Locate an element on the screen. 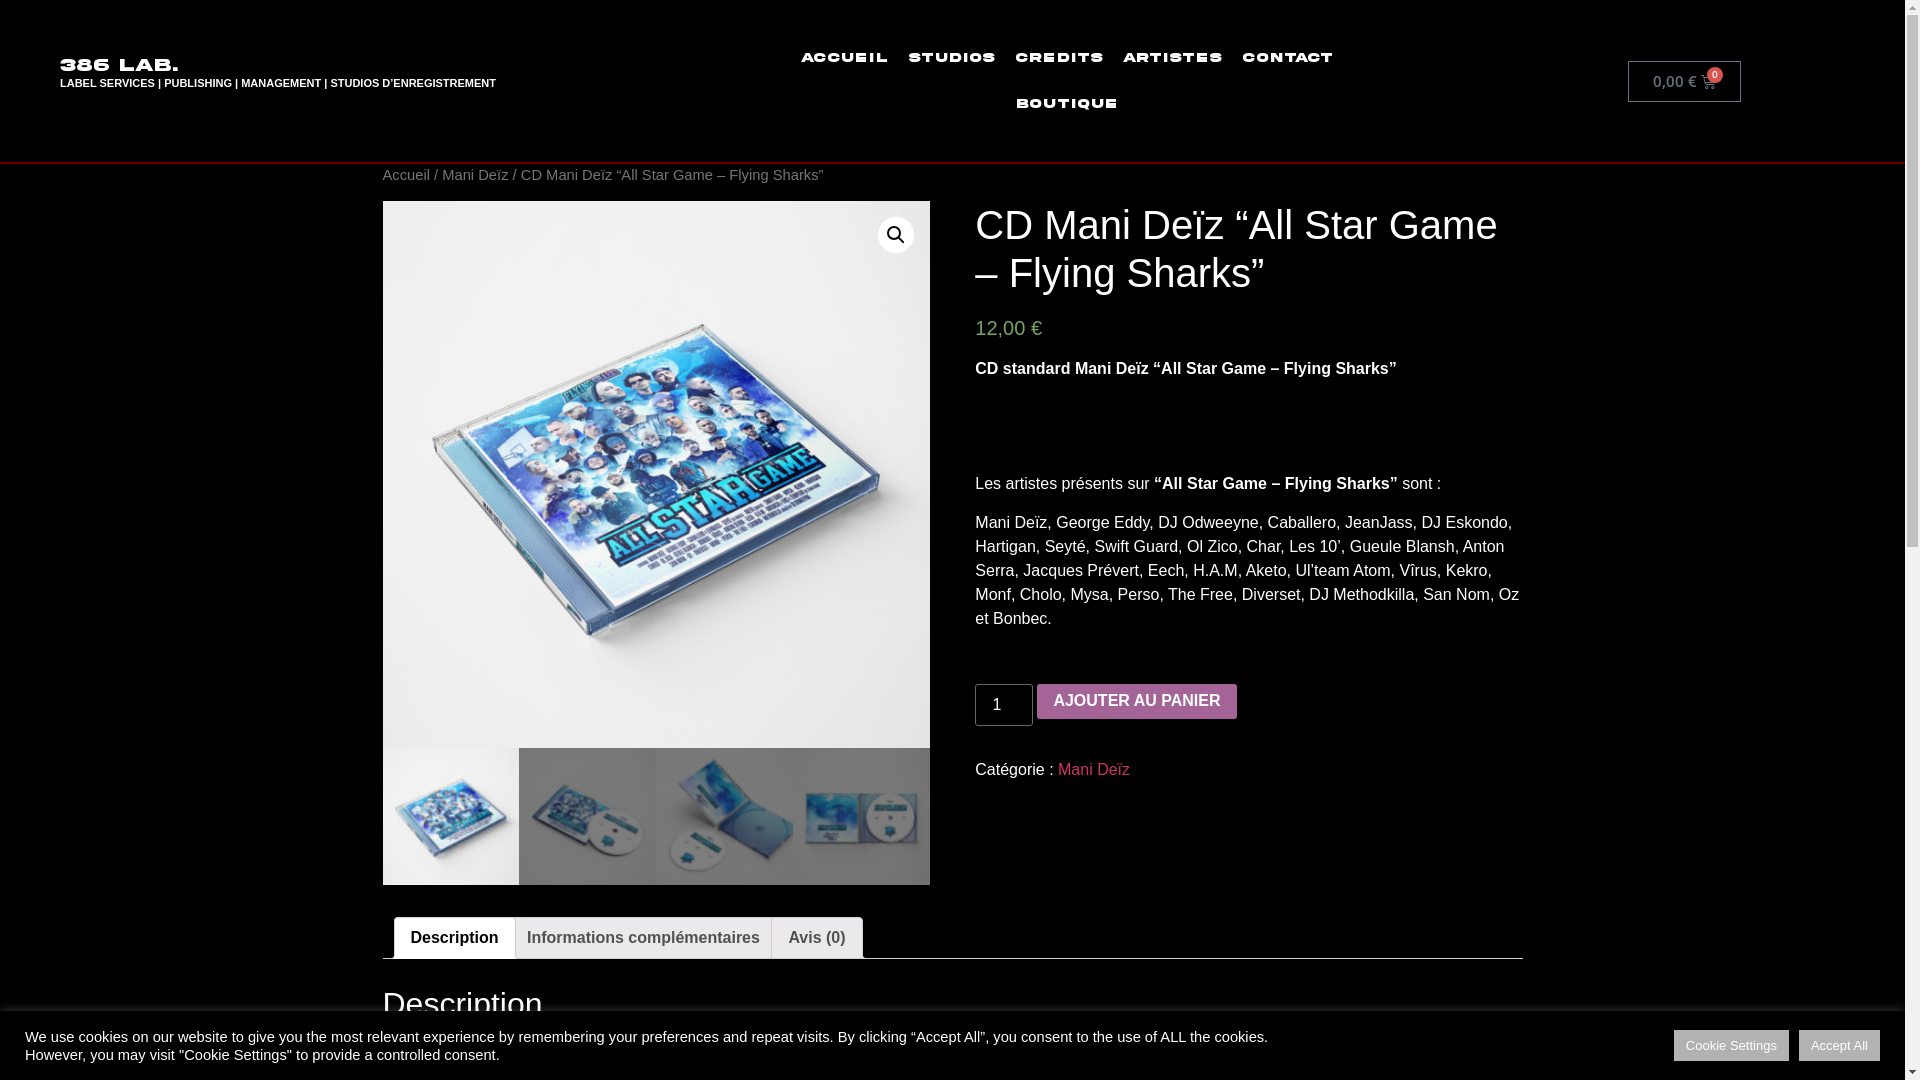 The image size is (1920, 1080). 'Boutique' is located at coordinates (1065, 104).